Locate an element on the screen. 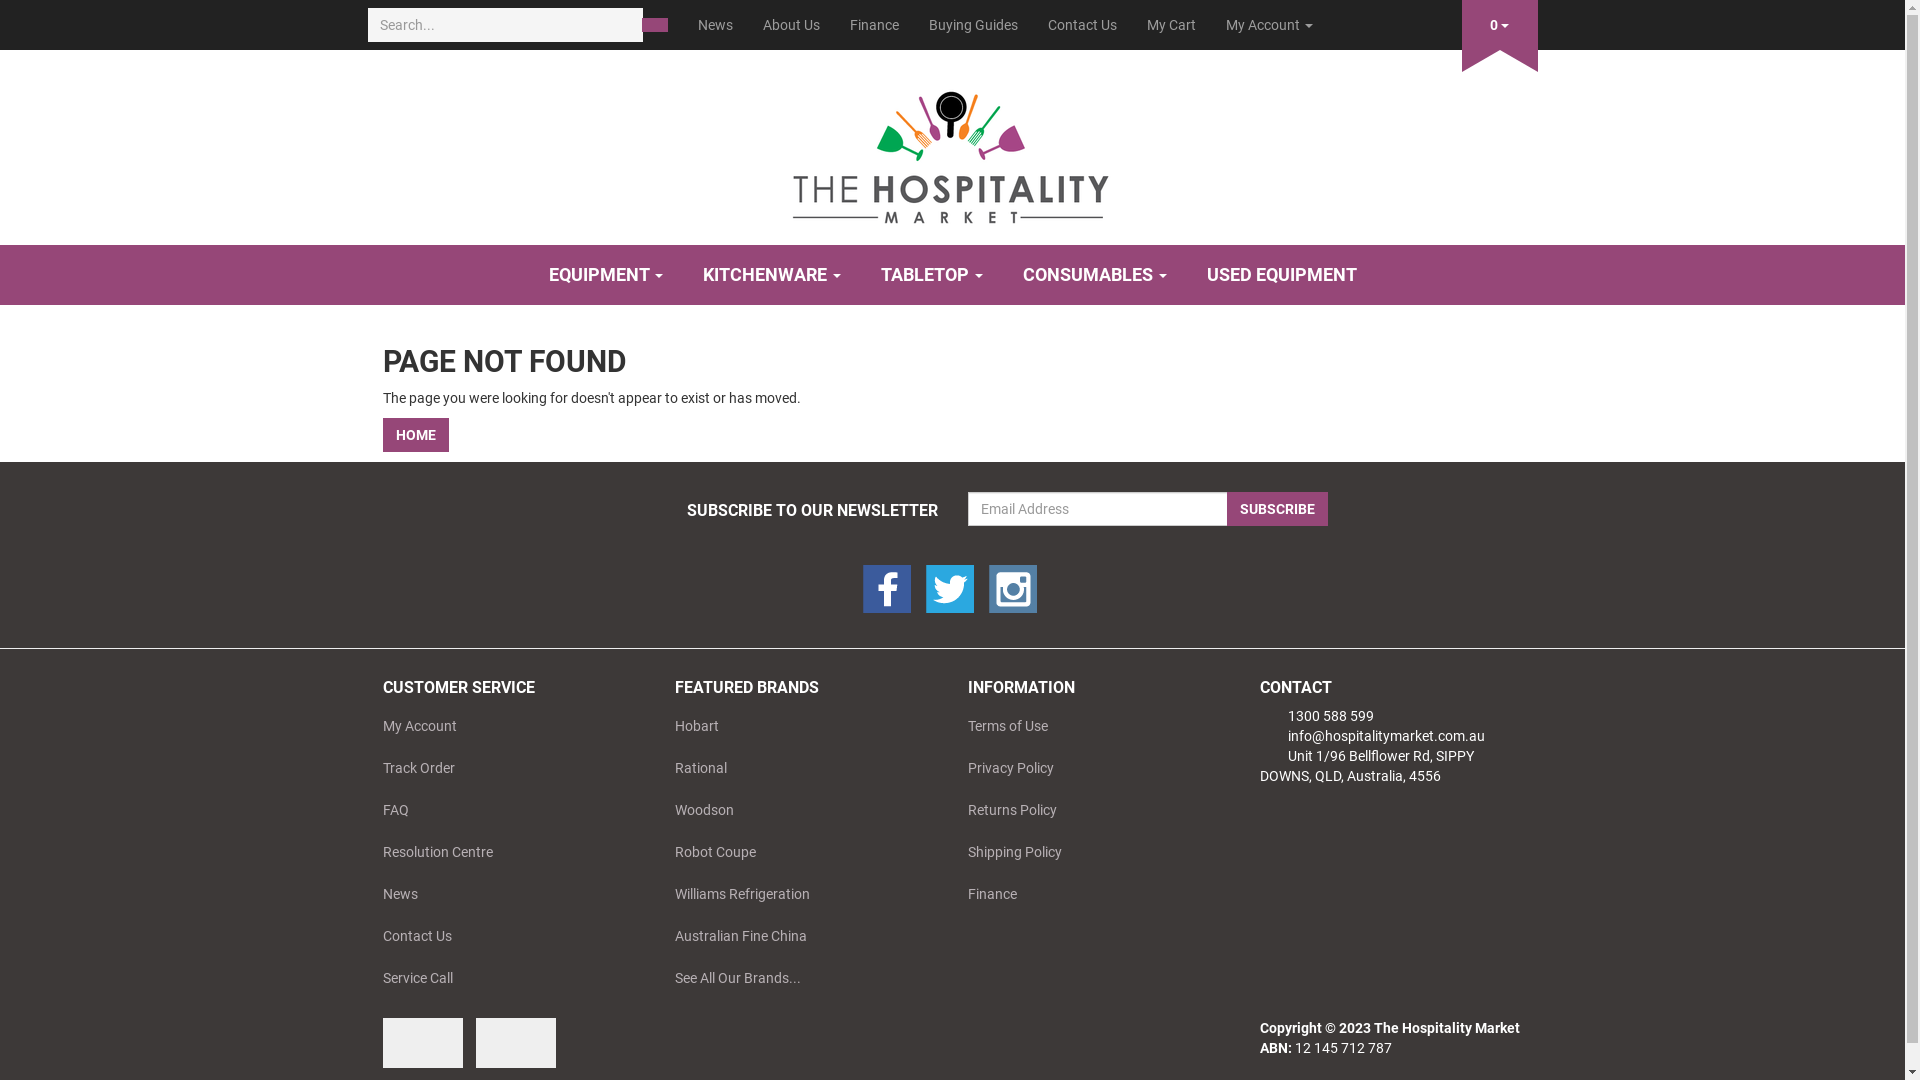 This screenshot has width=1920, height=1080. 'KITCHENWARE' is located at coordinates (770, 274).